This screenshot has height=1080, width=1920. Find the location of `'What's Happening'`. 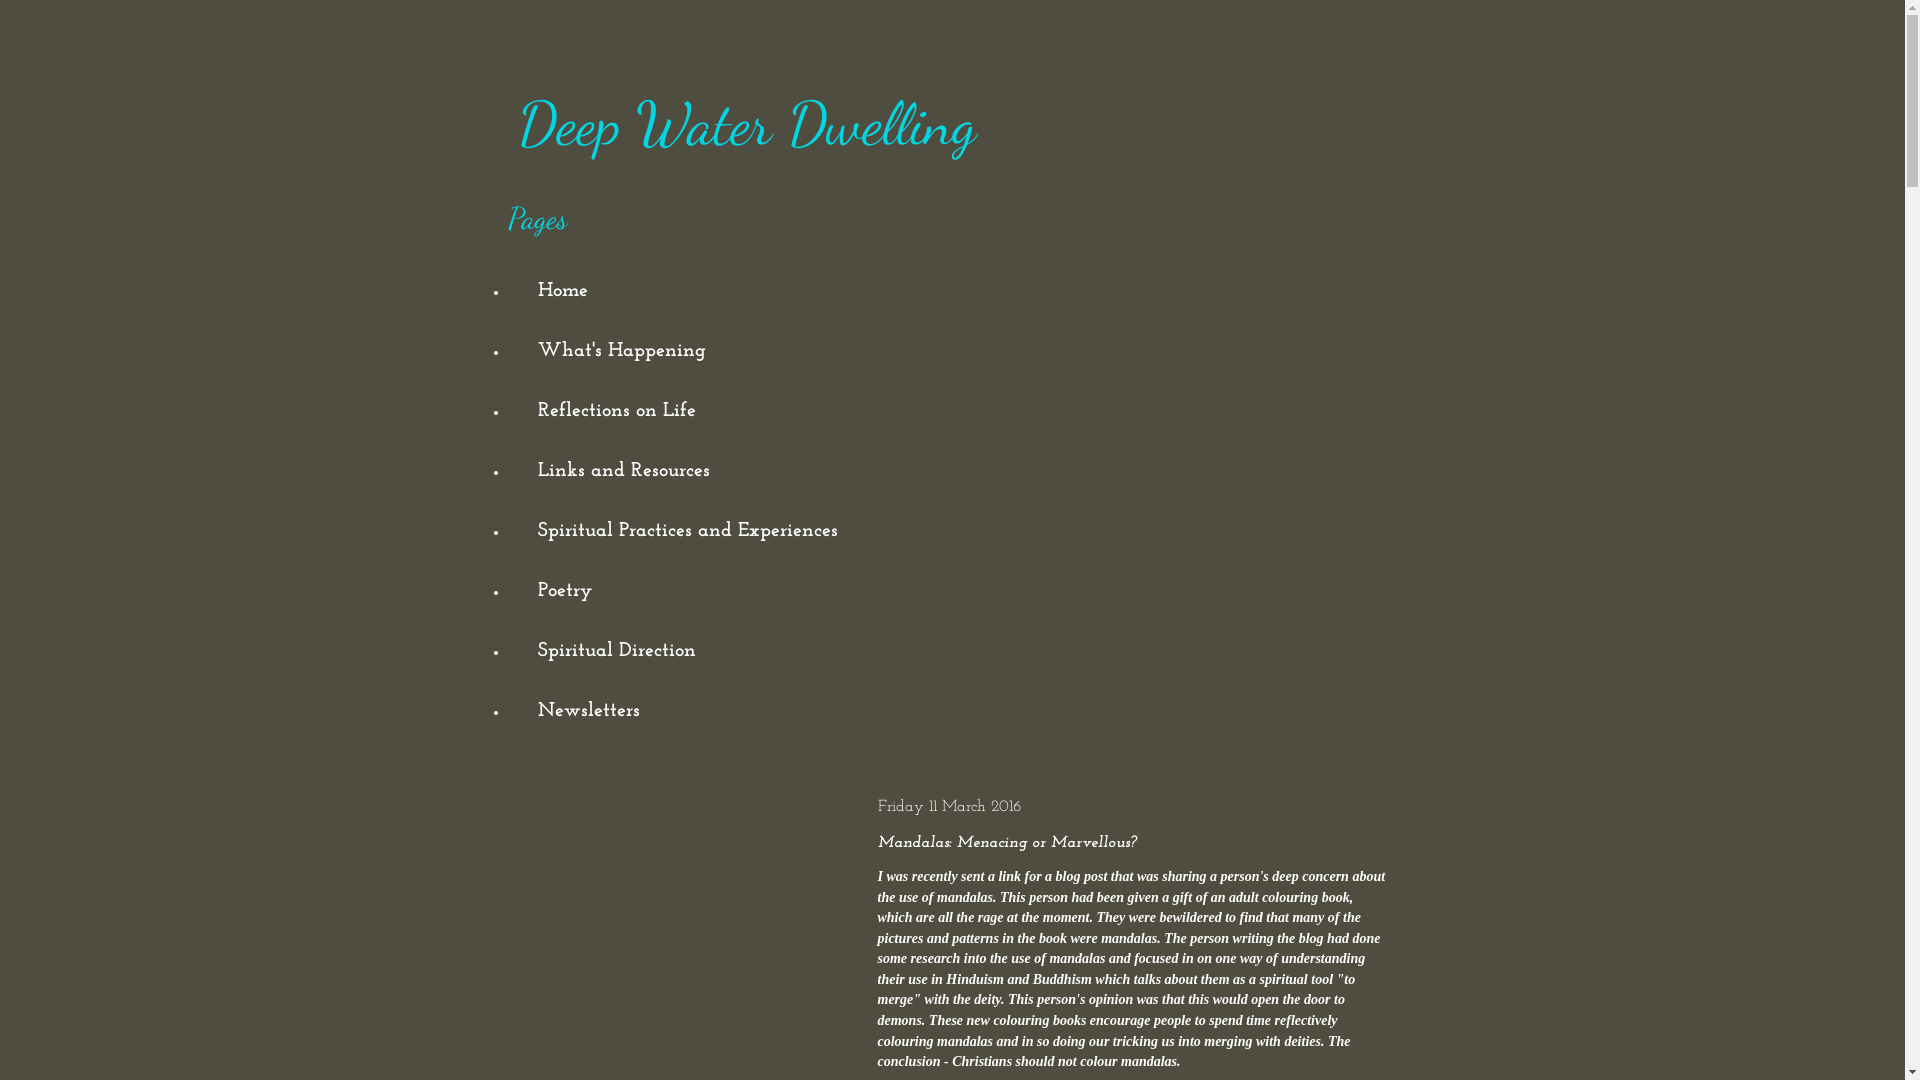

'What's Happening' is located at coordinates (621, 350).